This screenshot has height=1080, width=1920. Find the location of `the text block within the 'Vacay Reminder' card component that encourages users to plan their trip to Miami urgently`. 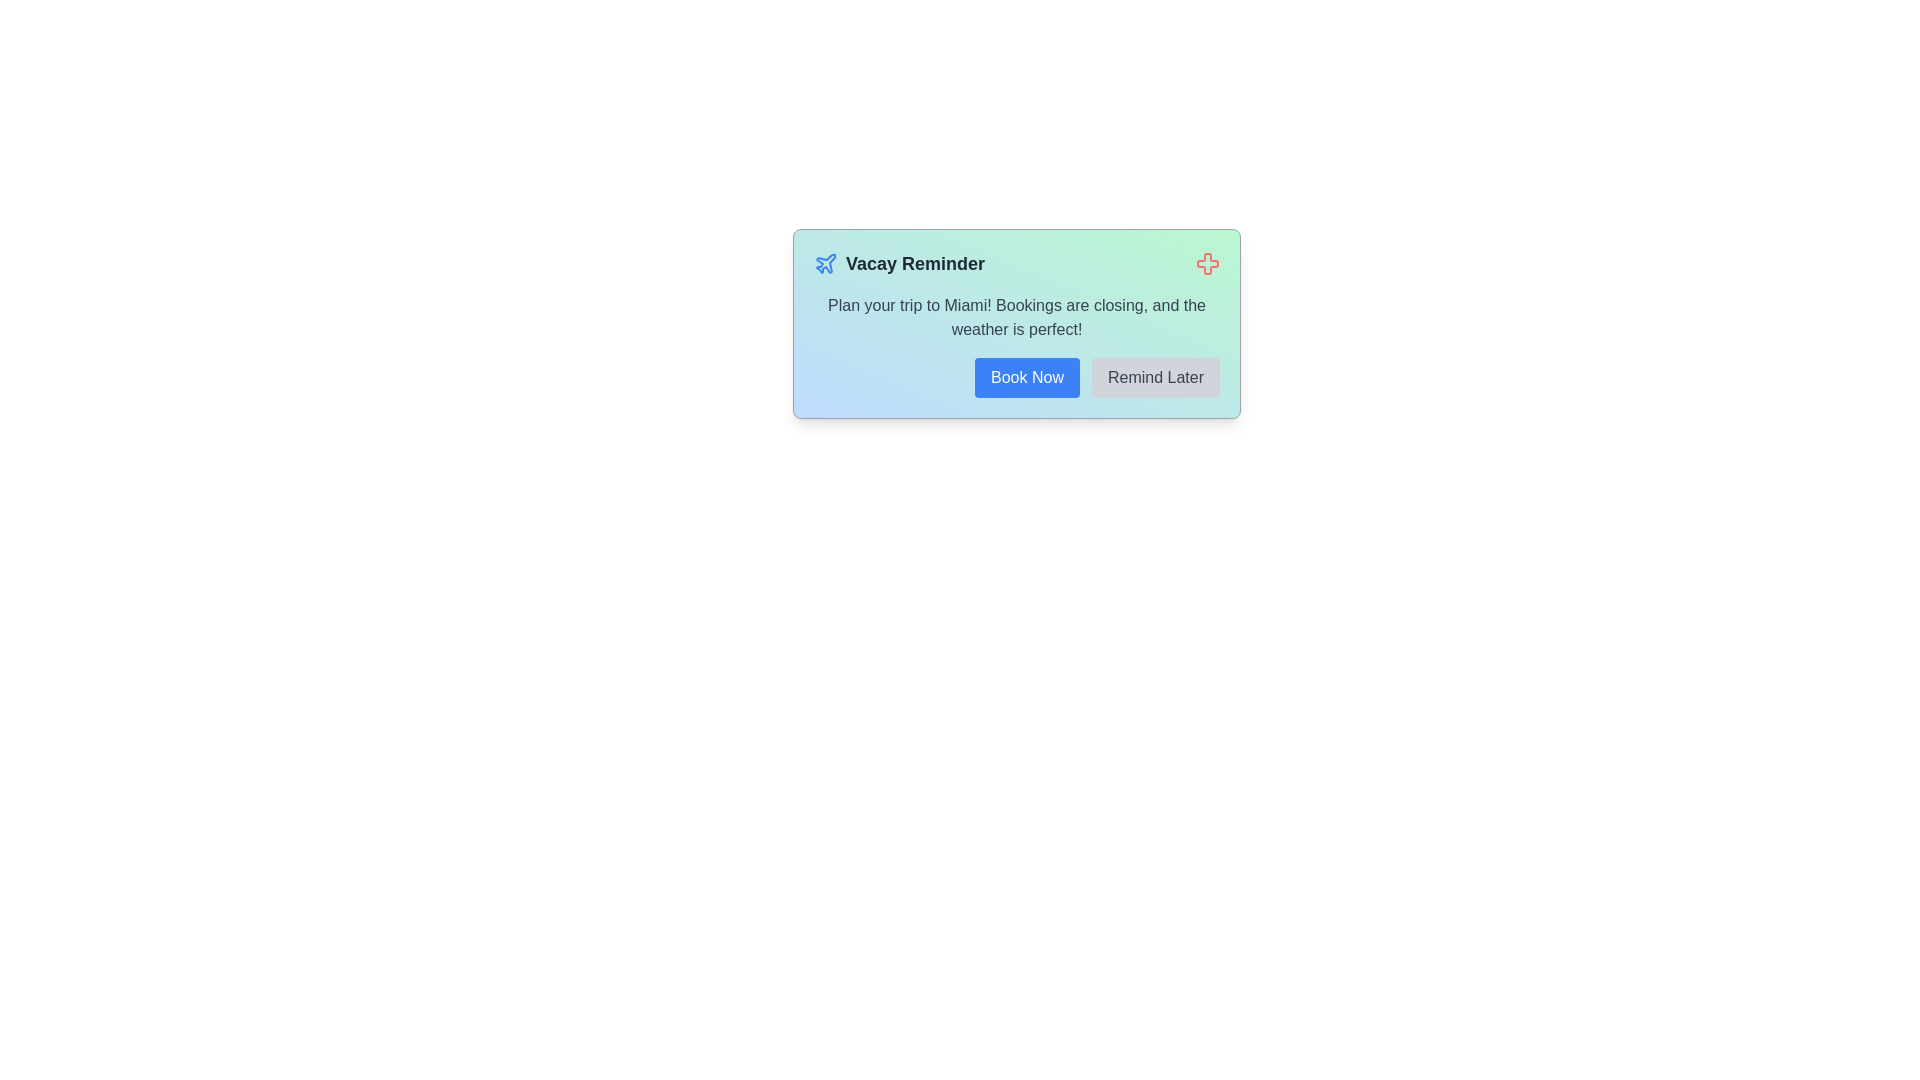

the text block within the 'Vacay Reminder' card component that encourages users to plan their trip to Miami urgently is located at coordinates (1017, 316).